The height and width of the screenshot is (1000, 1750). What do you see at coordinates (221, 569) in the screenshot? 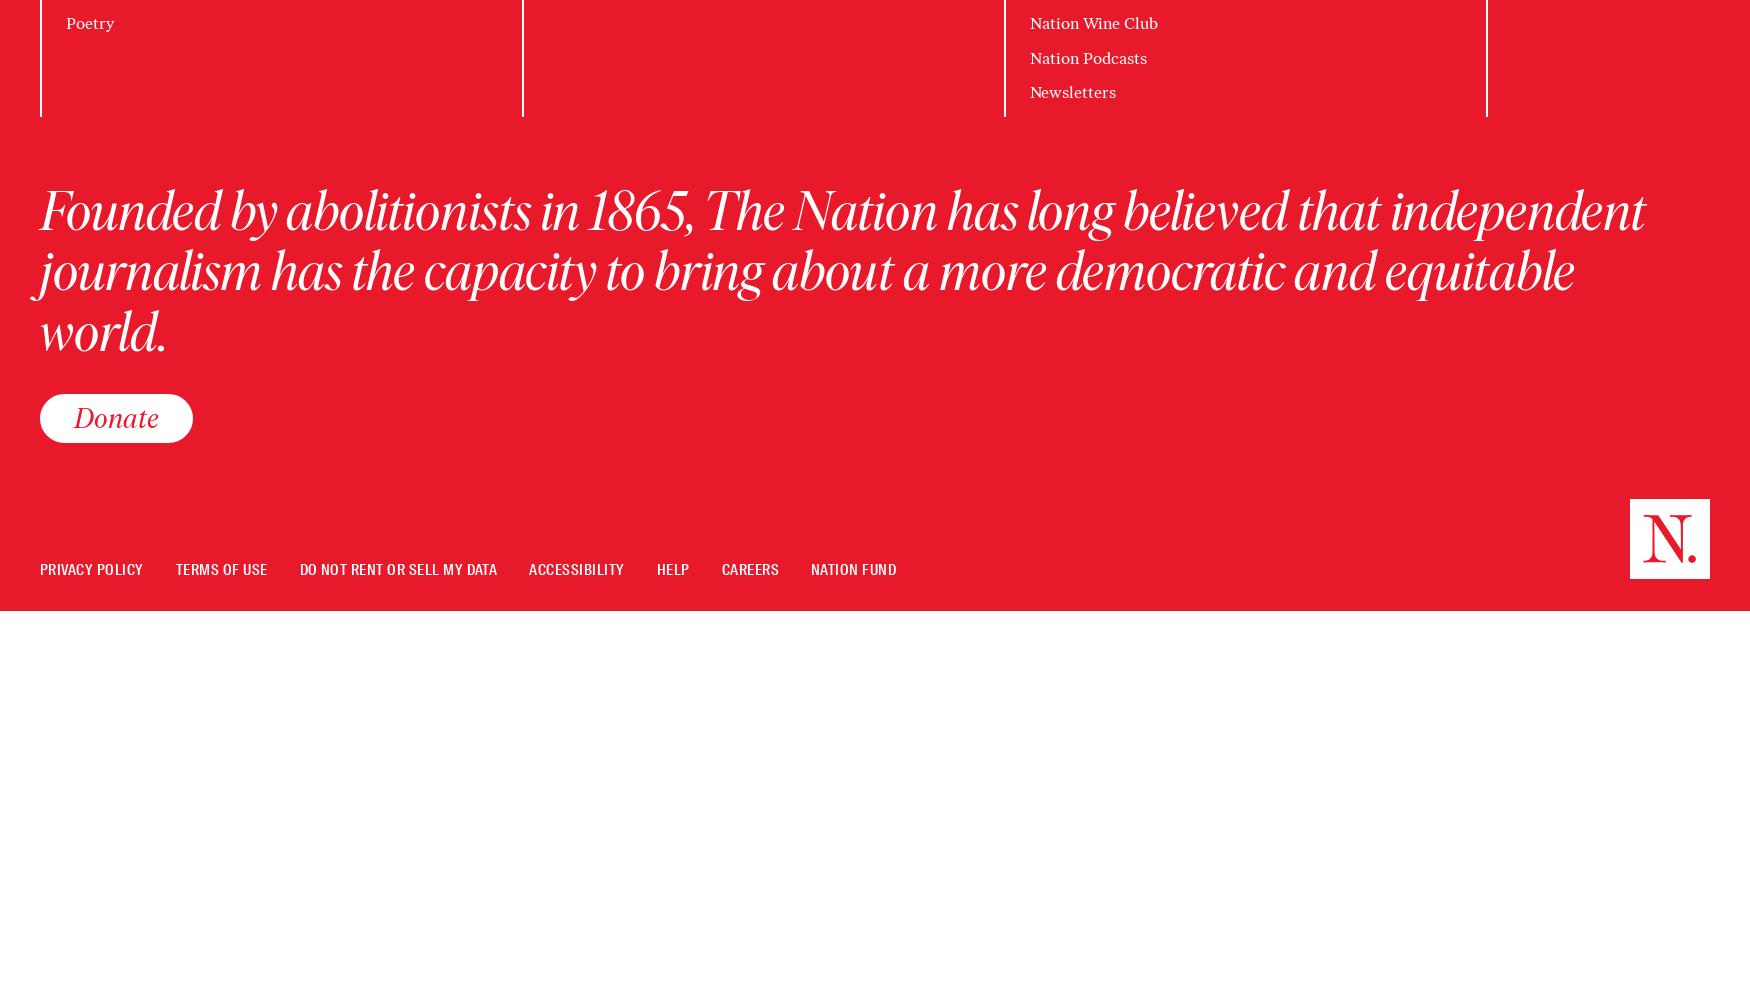
I see `'Terms of Use'` at bounding box center [221, 569].